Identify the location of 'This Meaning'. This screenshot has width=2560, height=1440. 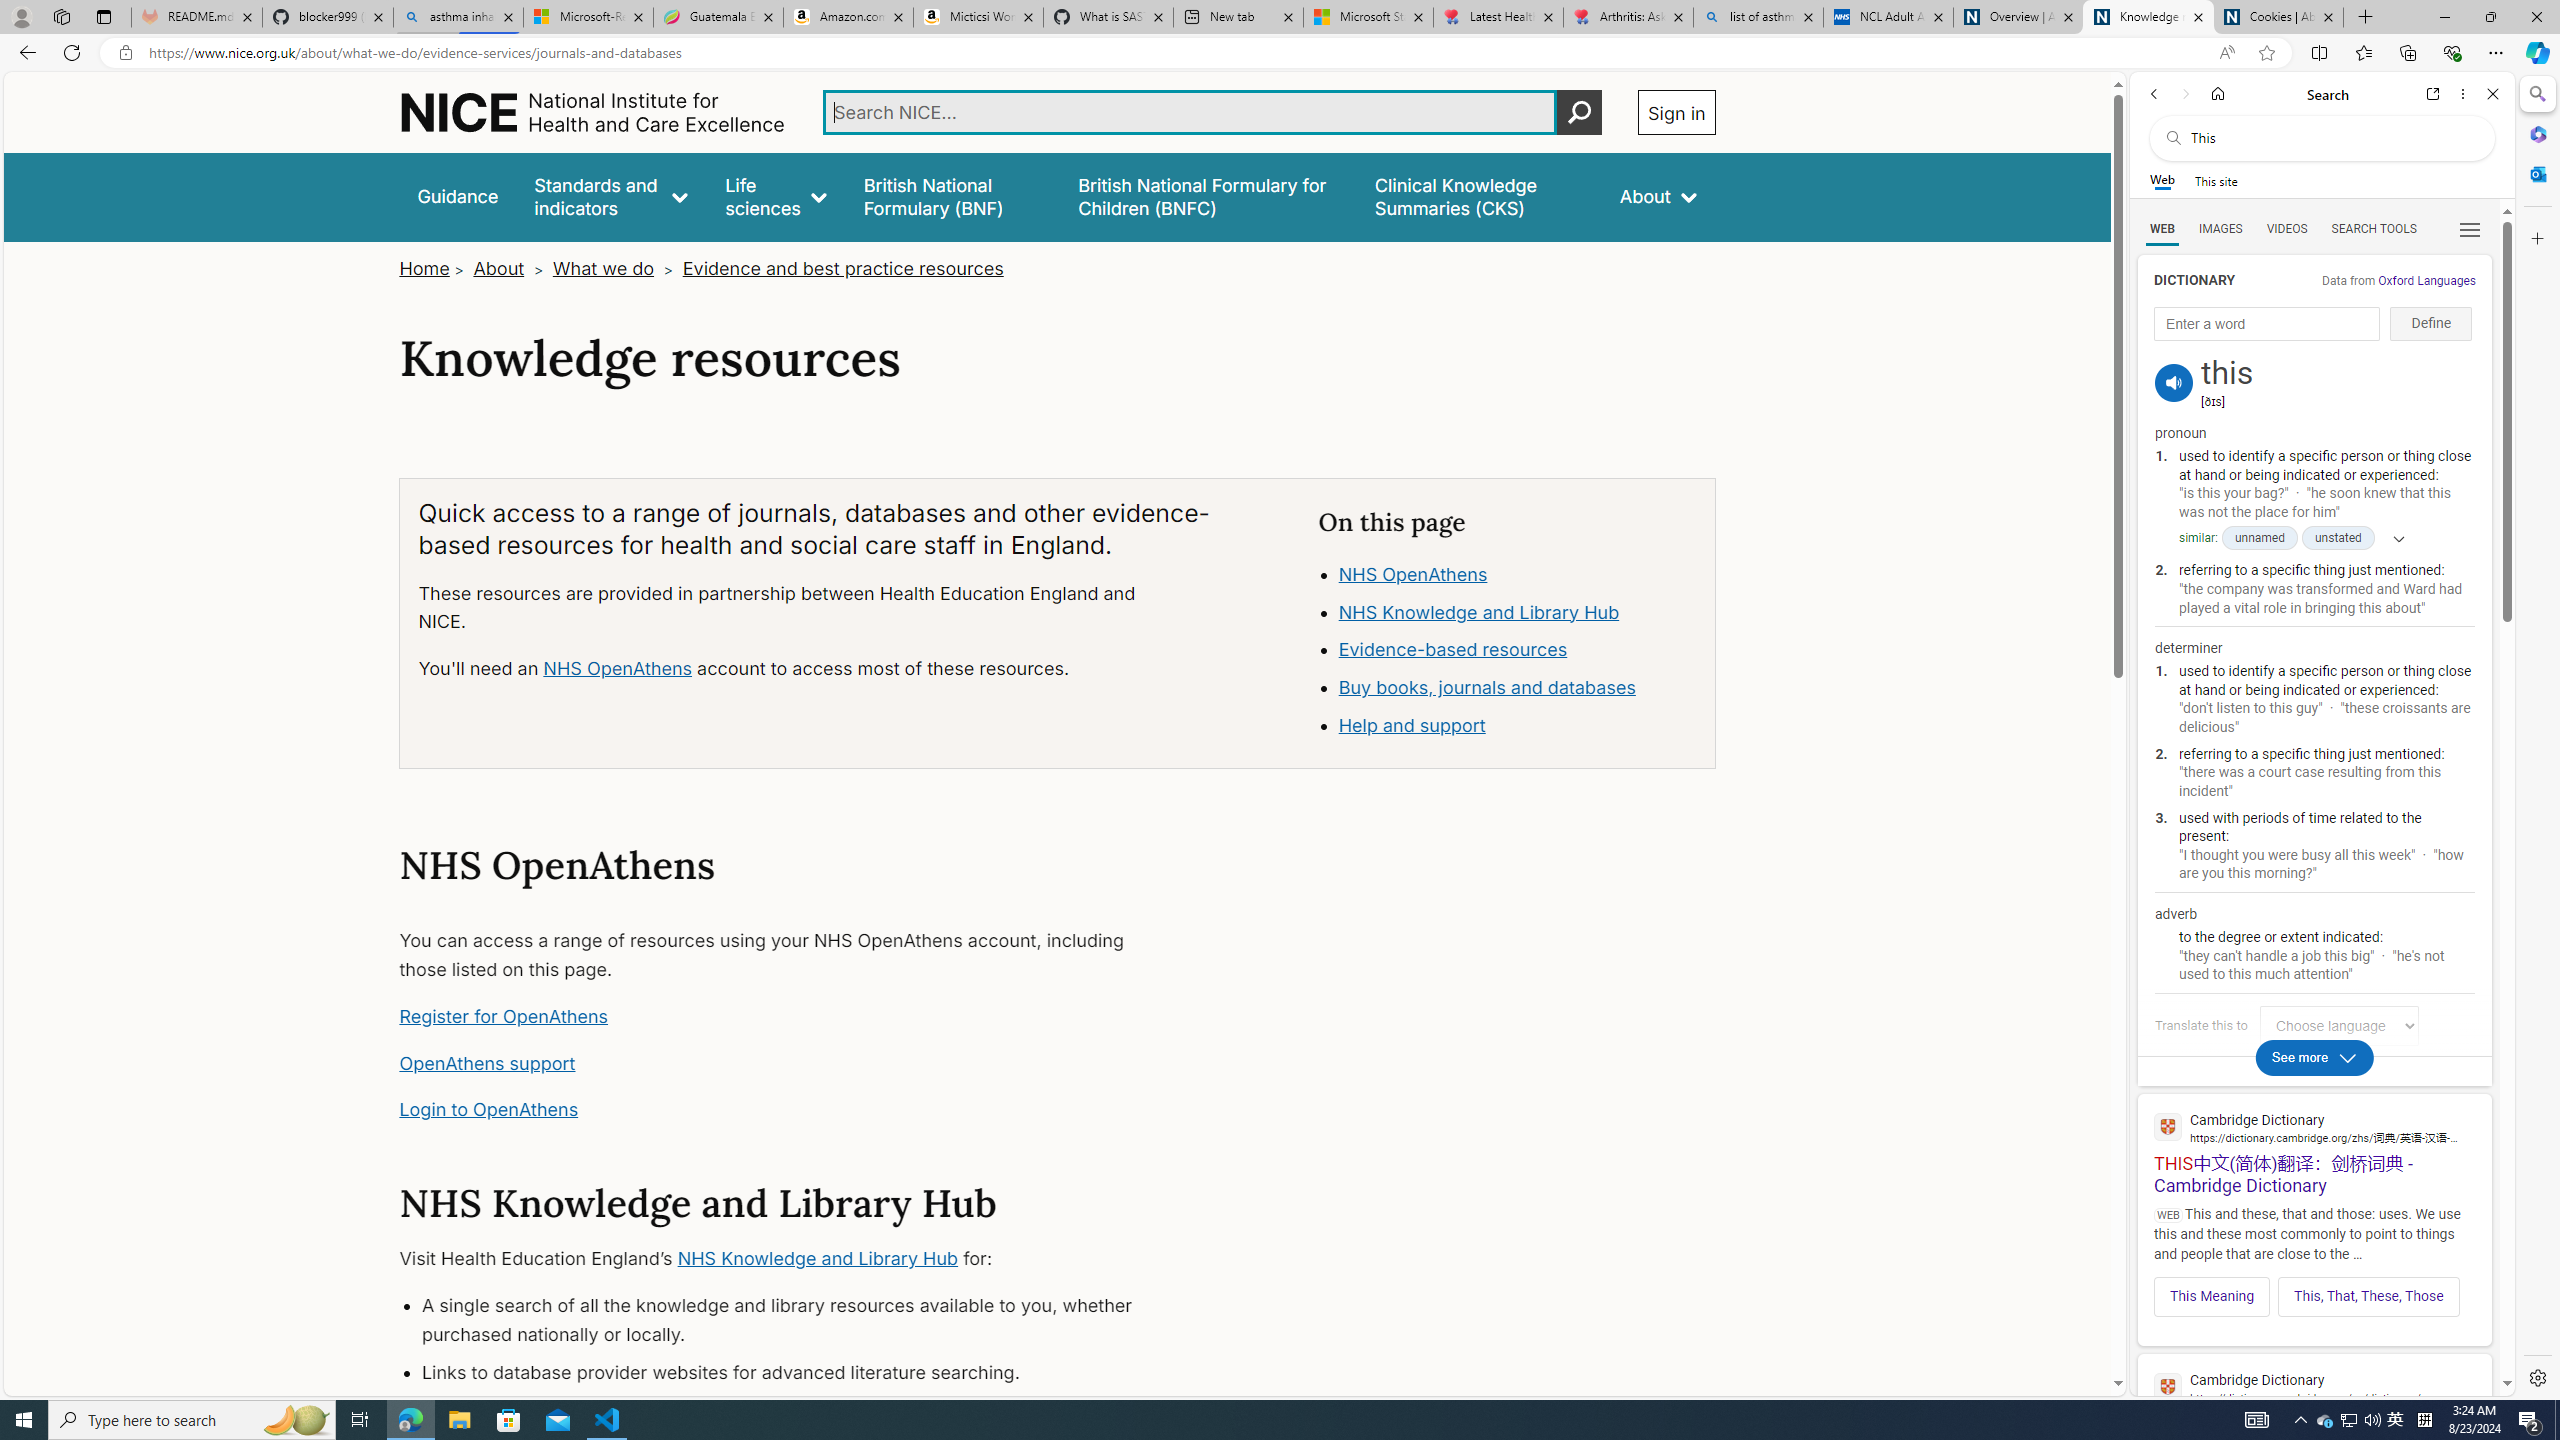
(2213, 1295).